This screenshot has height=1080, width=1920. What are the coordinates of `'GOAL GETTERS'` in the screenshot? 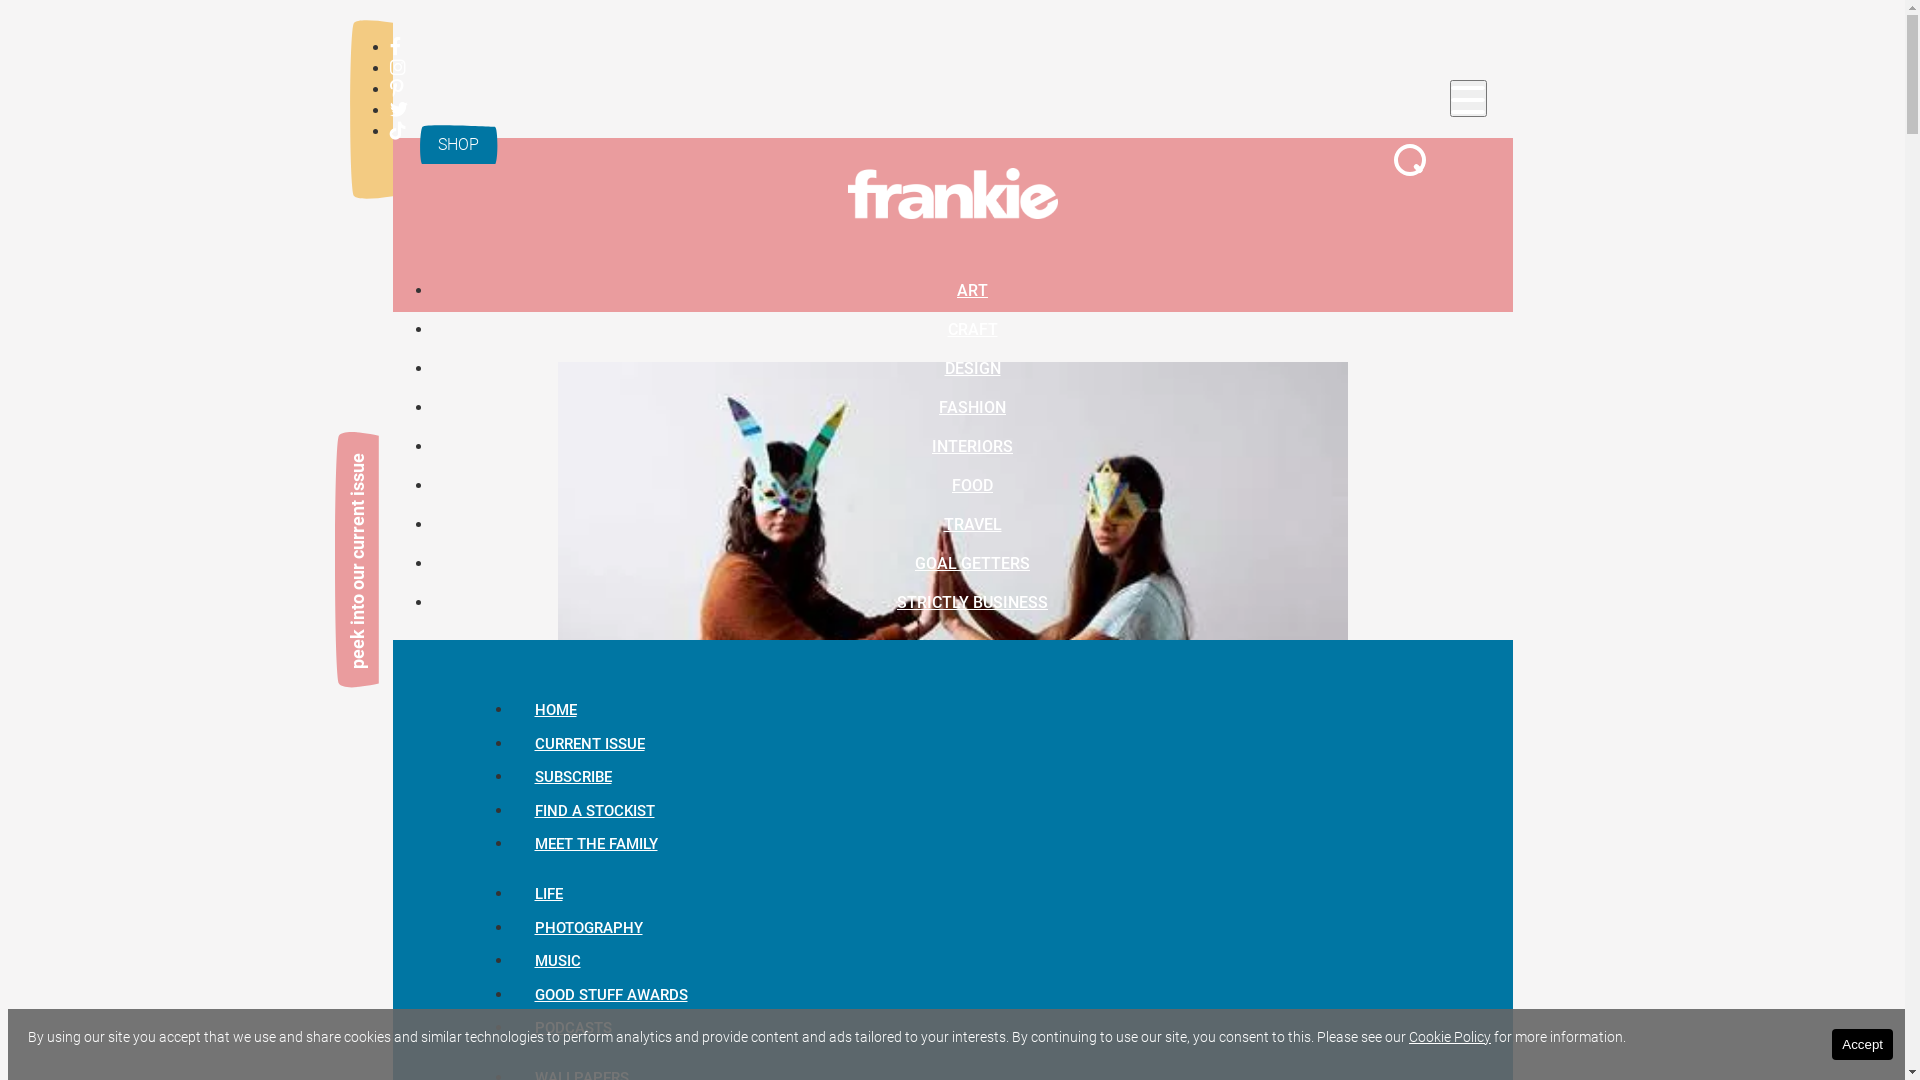 It's located at (972, 562).